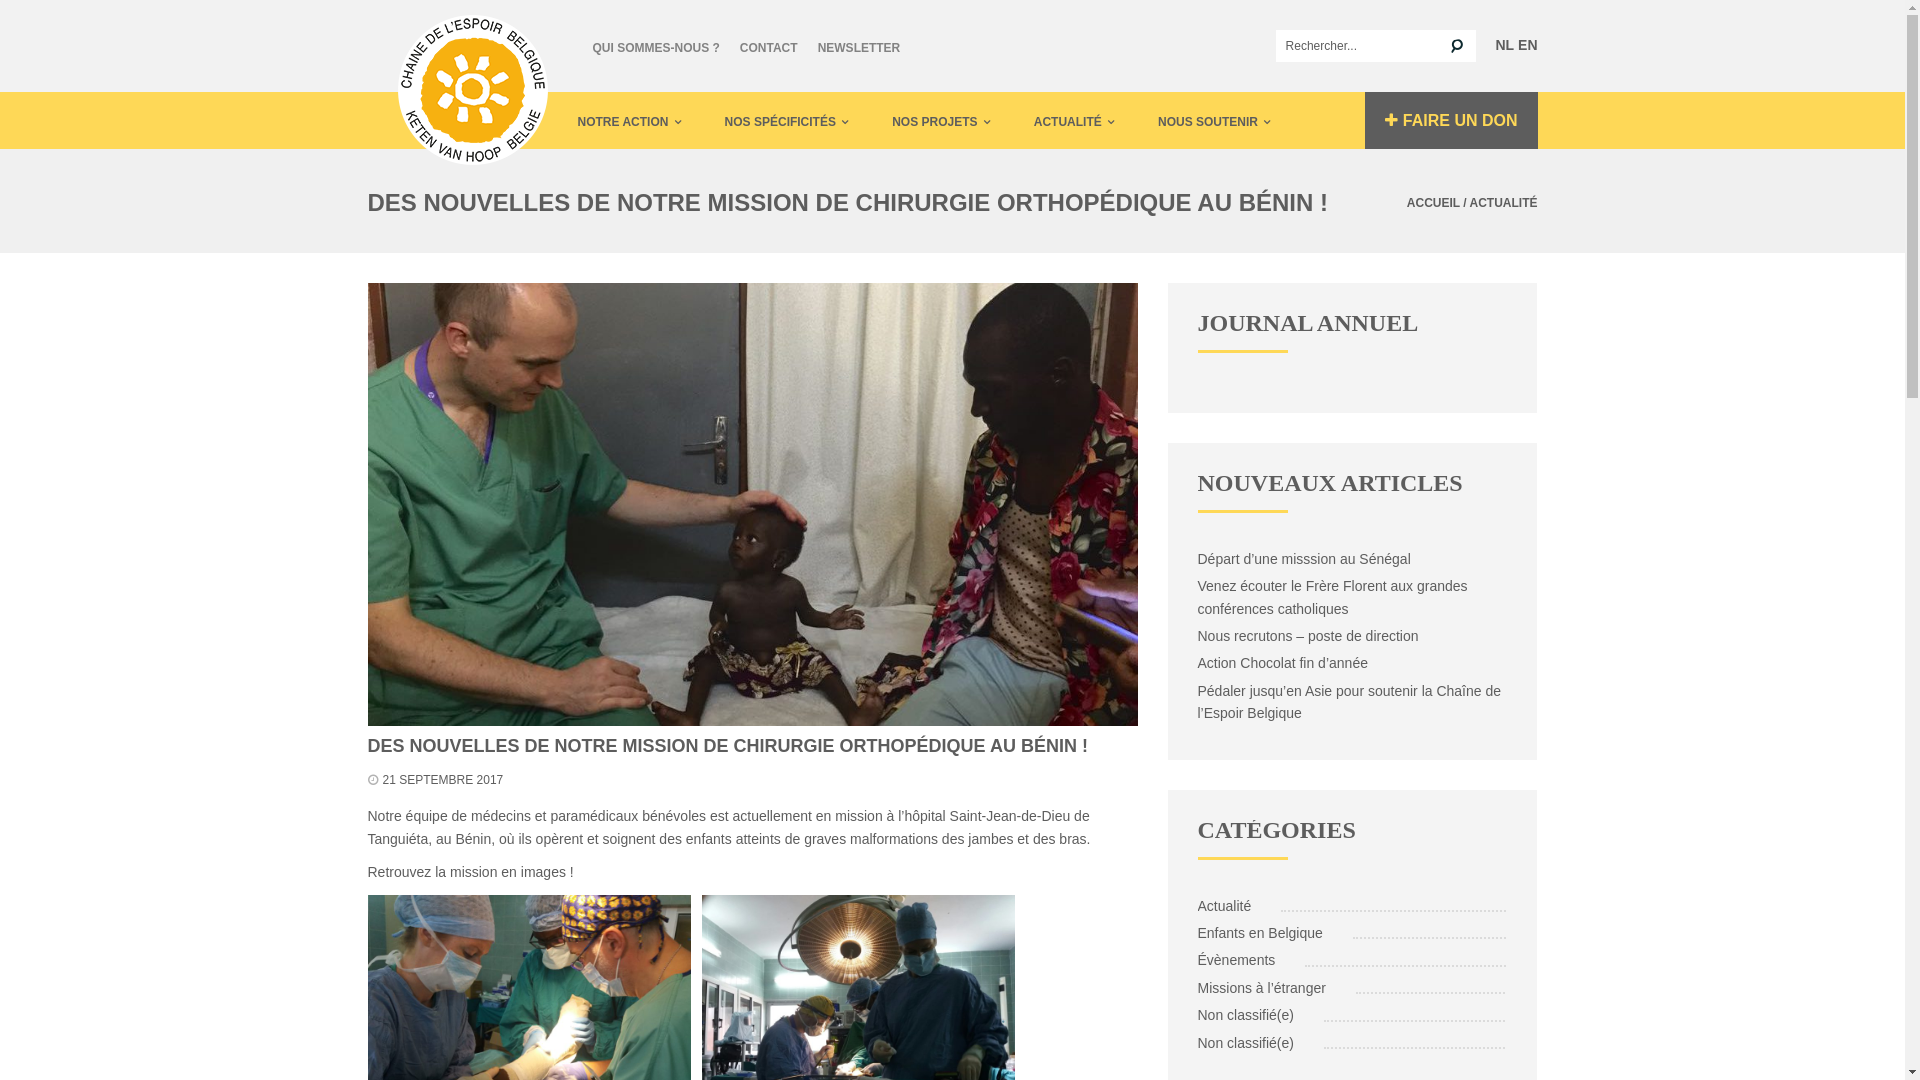 This screenshot has width=1920, height=1080. Describe the element at coordinates (767, 45) in the screenshot. I see `'CONTACT'` at that location.